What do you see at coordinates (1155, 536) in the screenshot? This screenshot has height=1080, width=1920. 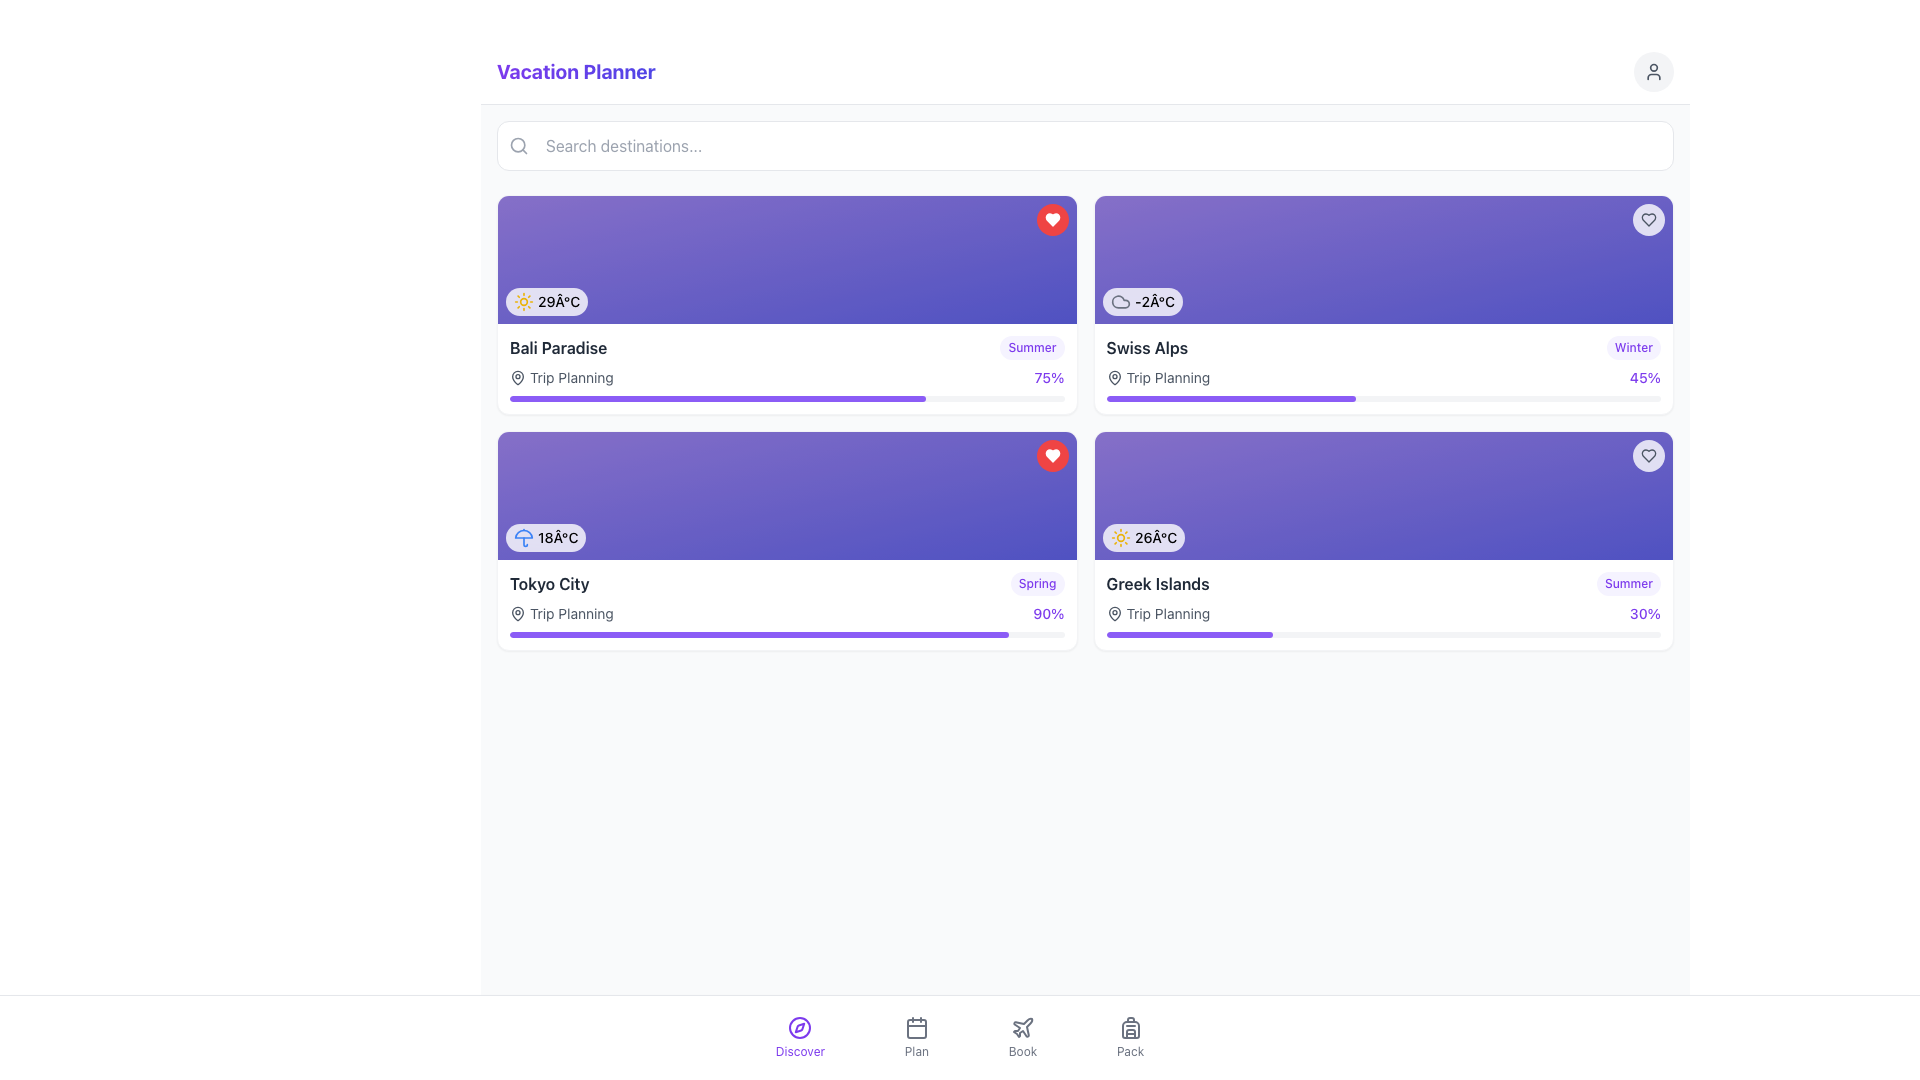 I see `temperature information displayed in the text label showing '26°C' located in the bottom-right block of the destination card for 'Greek Islands'` at bounding box center [1155, 536].